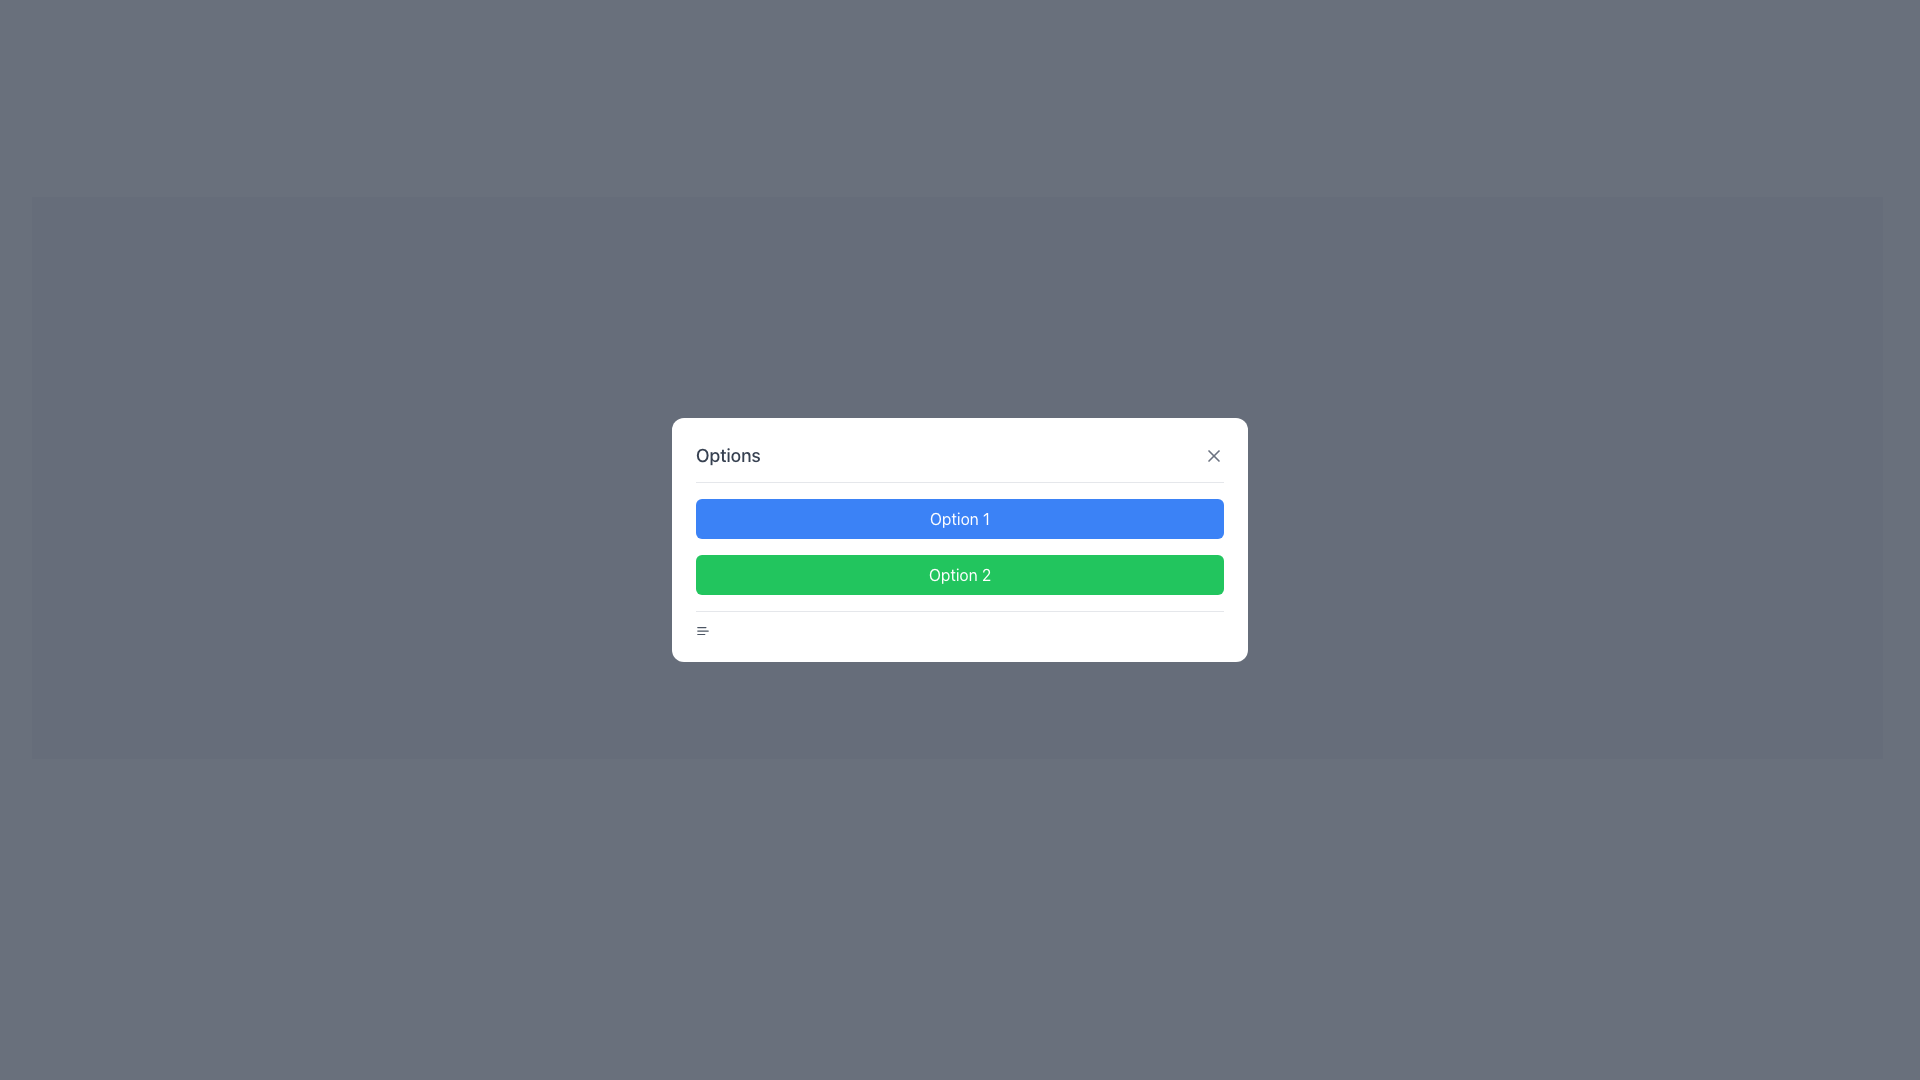 The width and height of the screenshot is (1920, 1080). I want to click on the visual indicator icon located at the bottom left corner of the 'Options' section, below the 'Option 1' and 'Option 2' buttons, so click(702, 631).